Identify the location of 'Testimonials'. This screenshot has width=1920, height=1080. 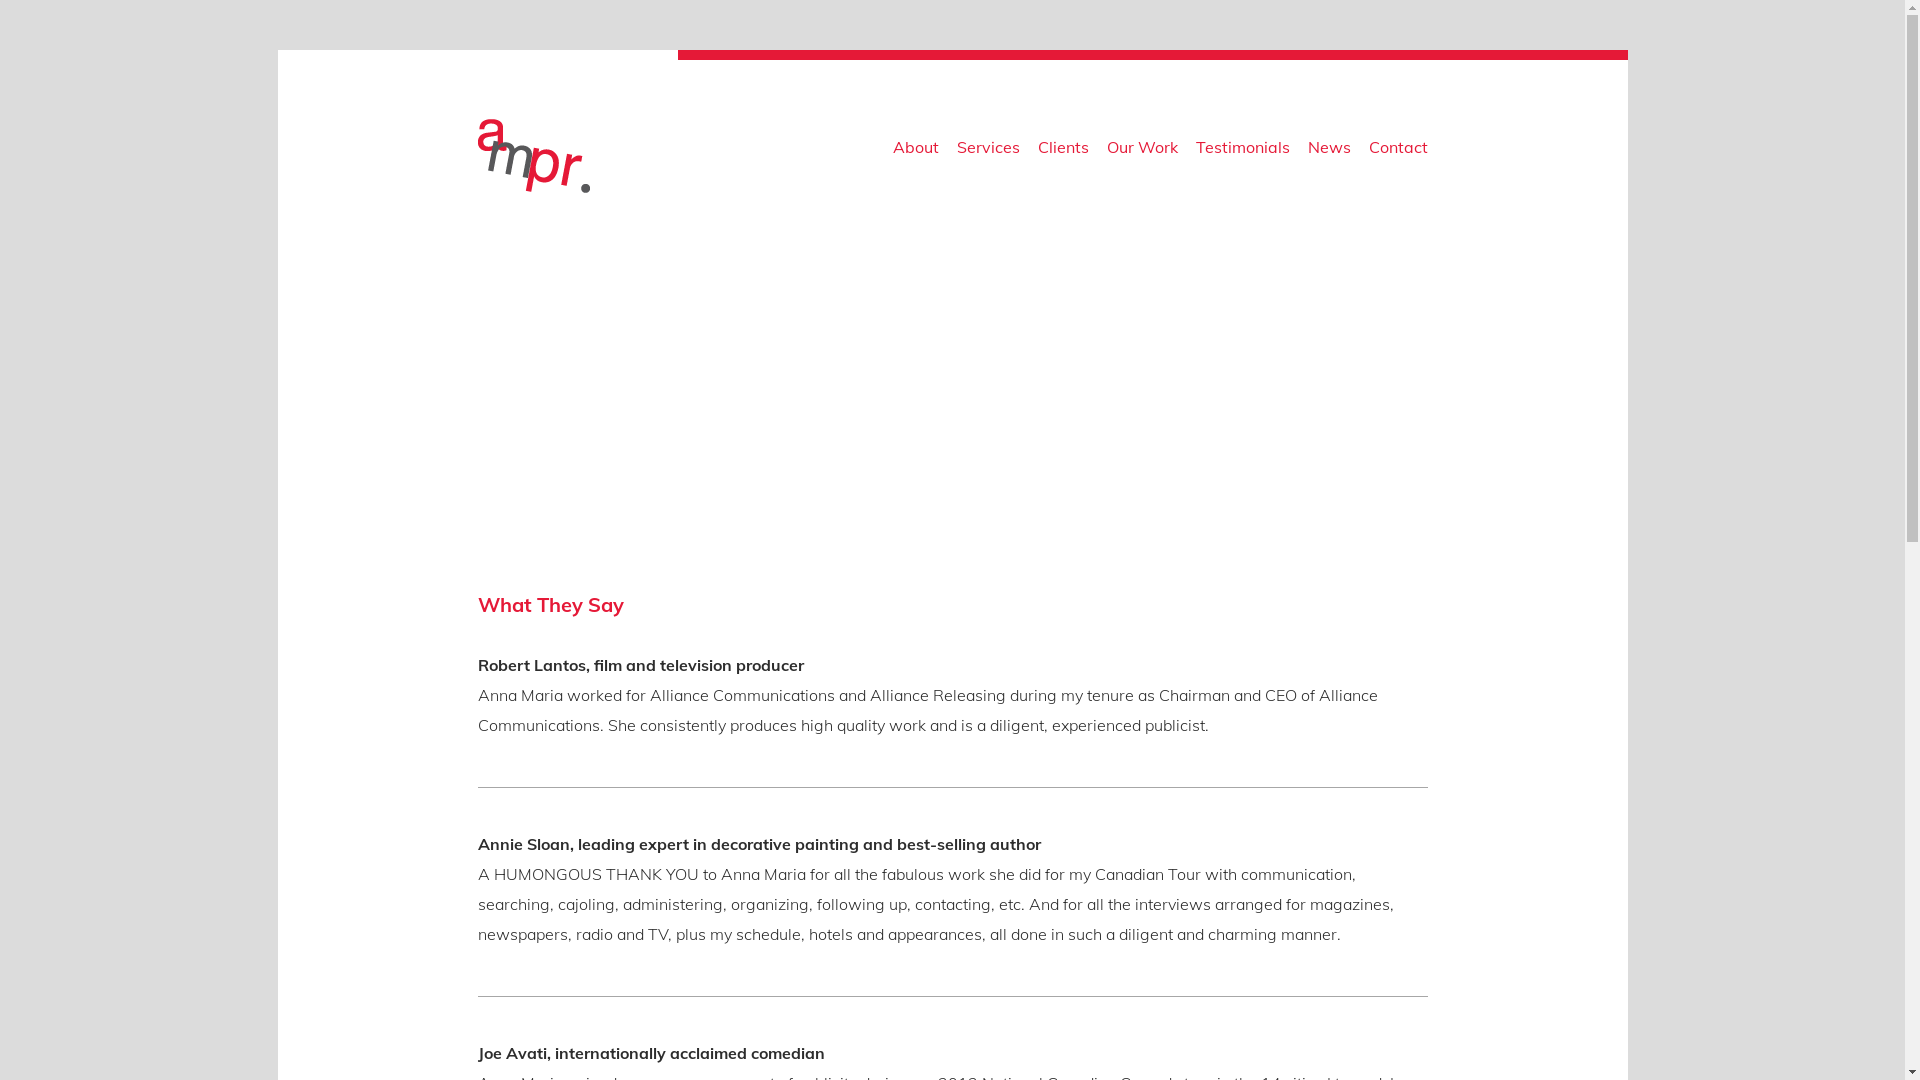
(1242, 150).